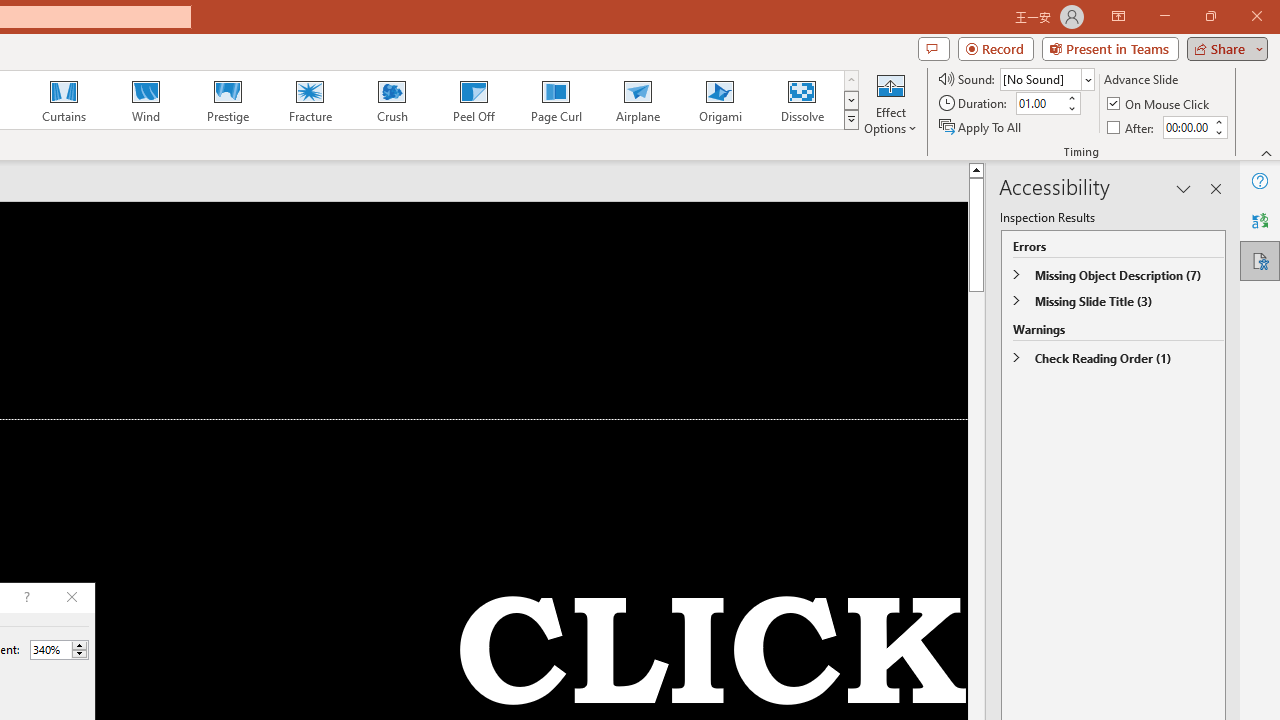 This screenshot has width=1280, height=720. Describe the element at coordinates (555, 100) in the screenshot. I see `'Page Curl'` at that location.